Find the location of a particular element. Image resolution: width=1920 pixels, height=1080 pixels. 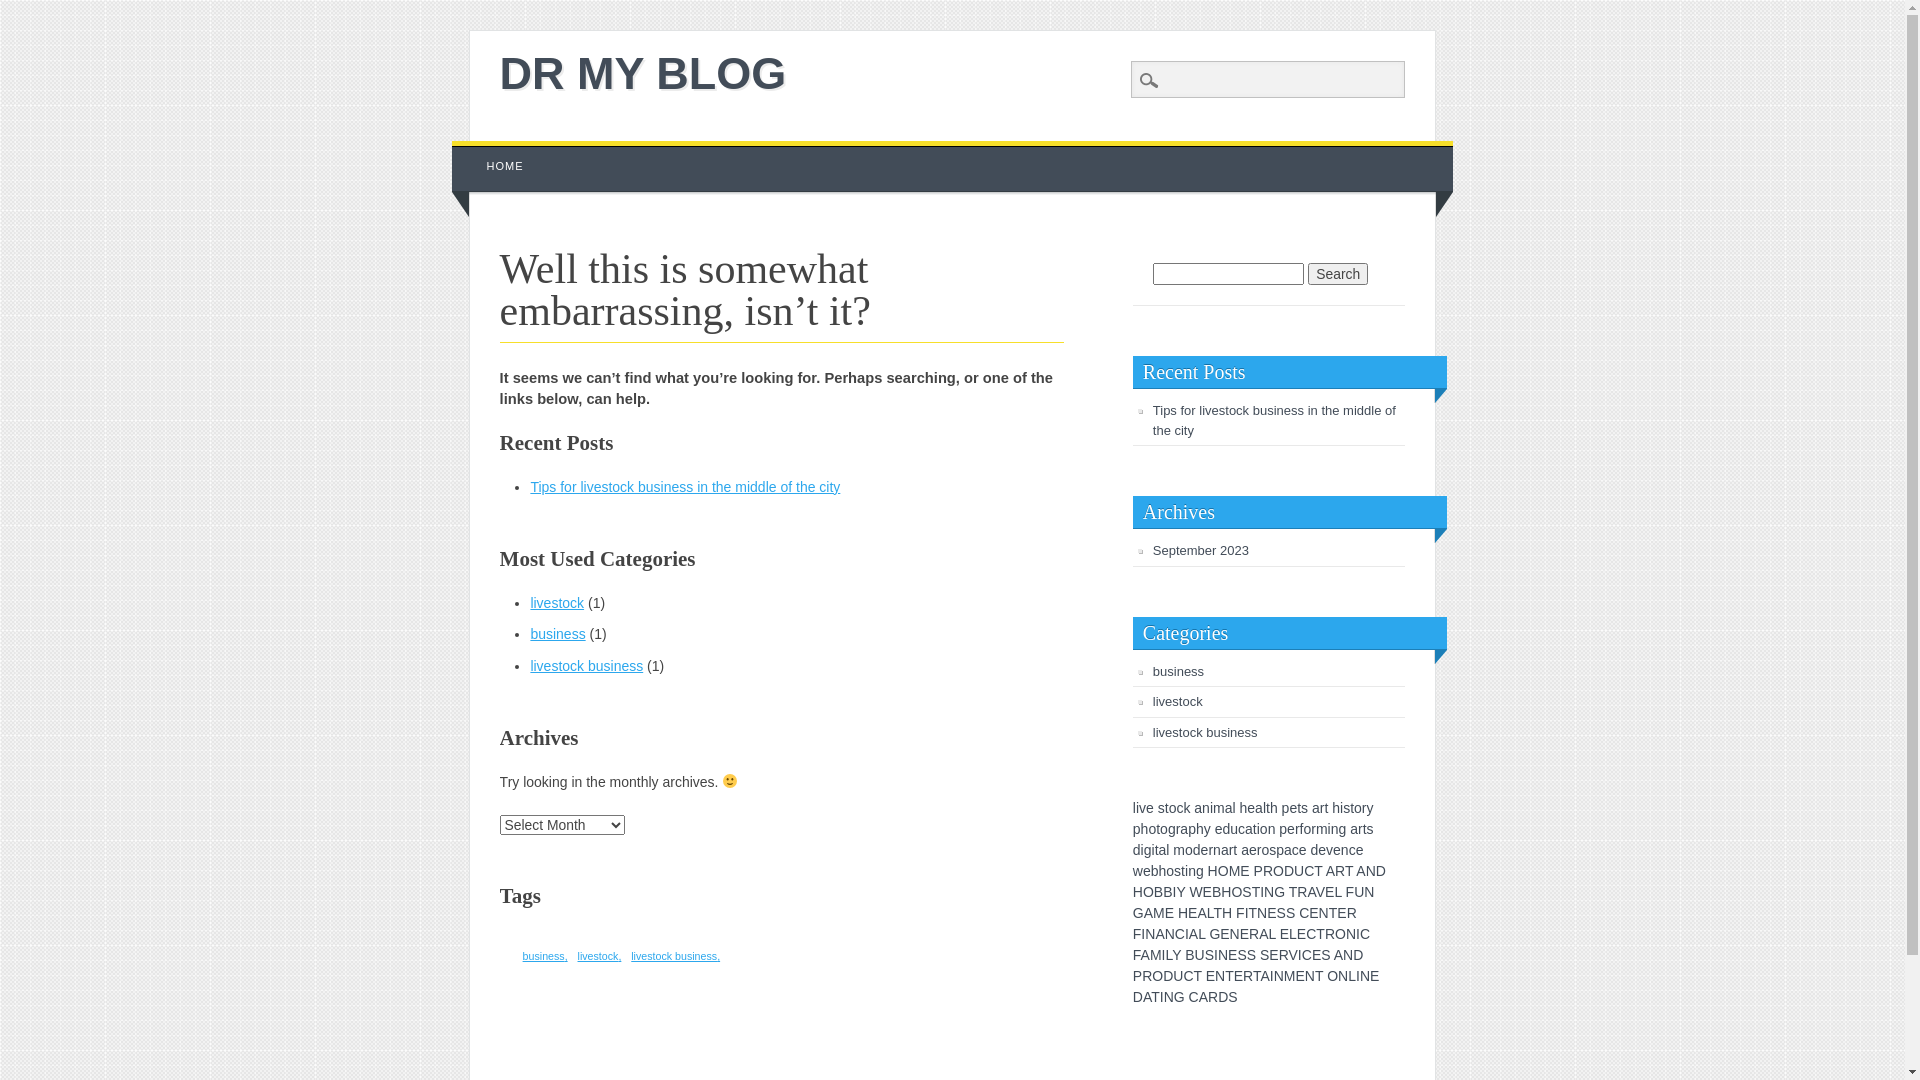

'September 2023' is located at coordinates (1200, 550).